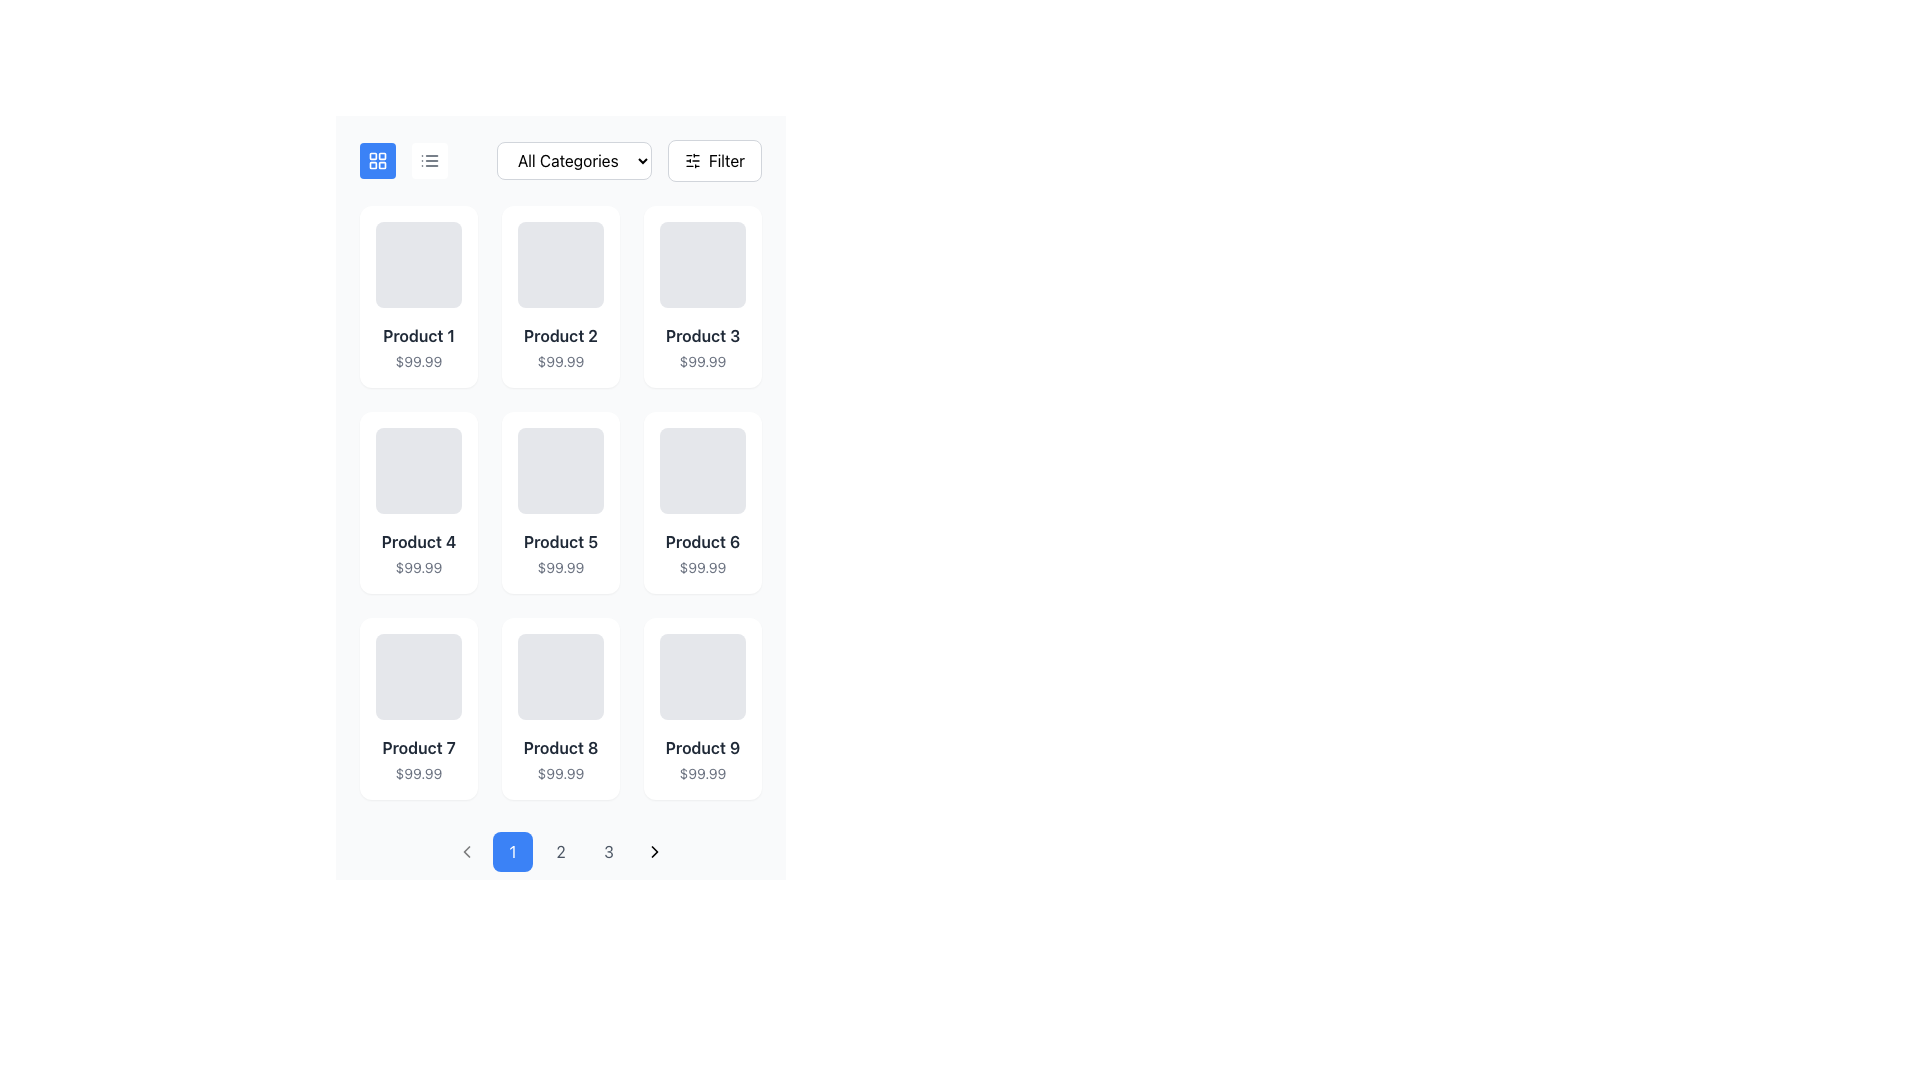 This screenshot has height=1080, width=1920. What do you see at coordinates (378, 160) in the screenshot?
I see `the square icon button with a blue background and four smaller white squares arranged in a grid pattern to switch to grid layout` at bounding box center [378, 160].